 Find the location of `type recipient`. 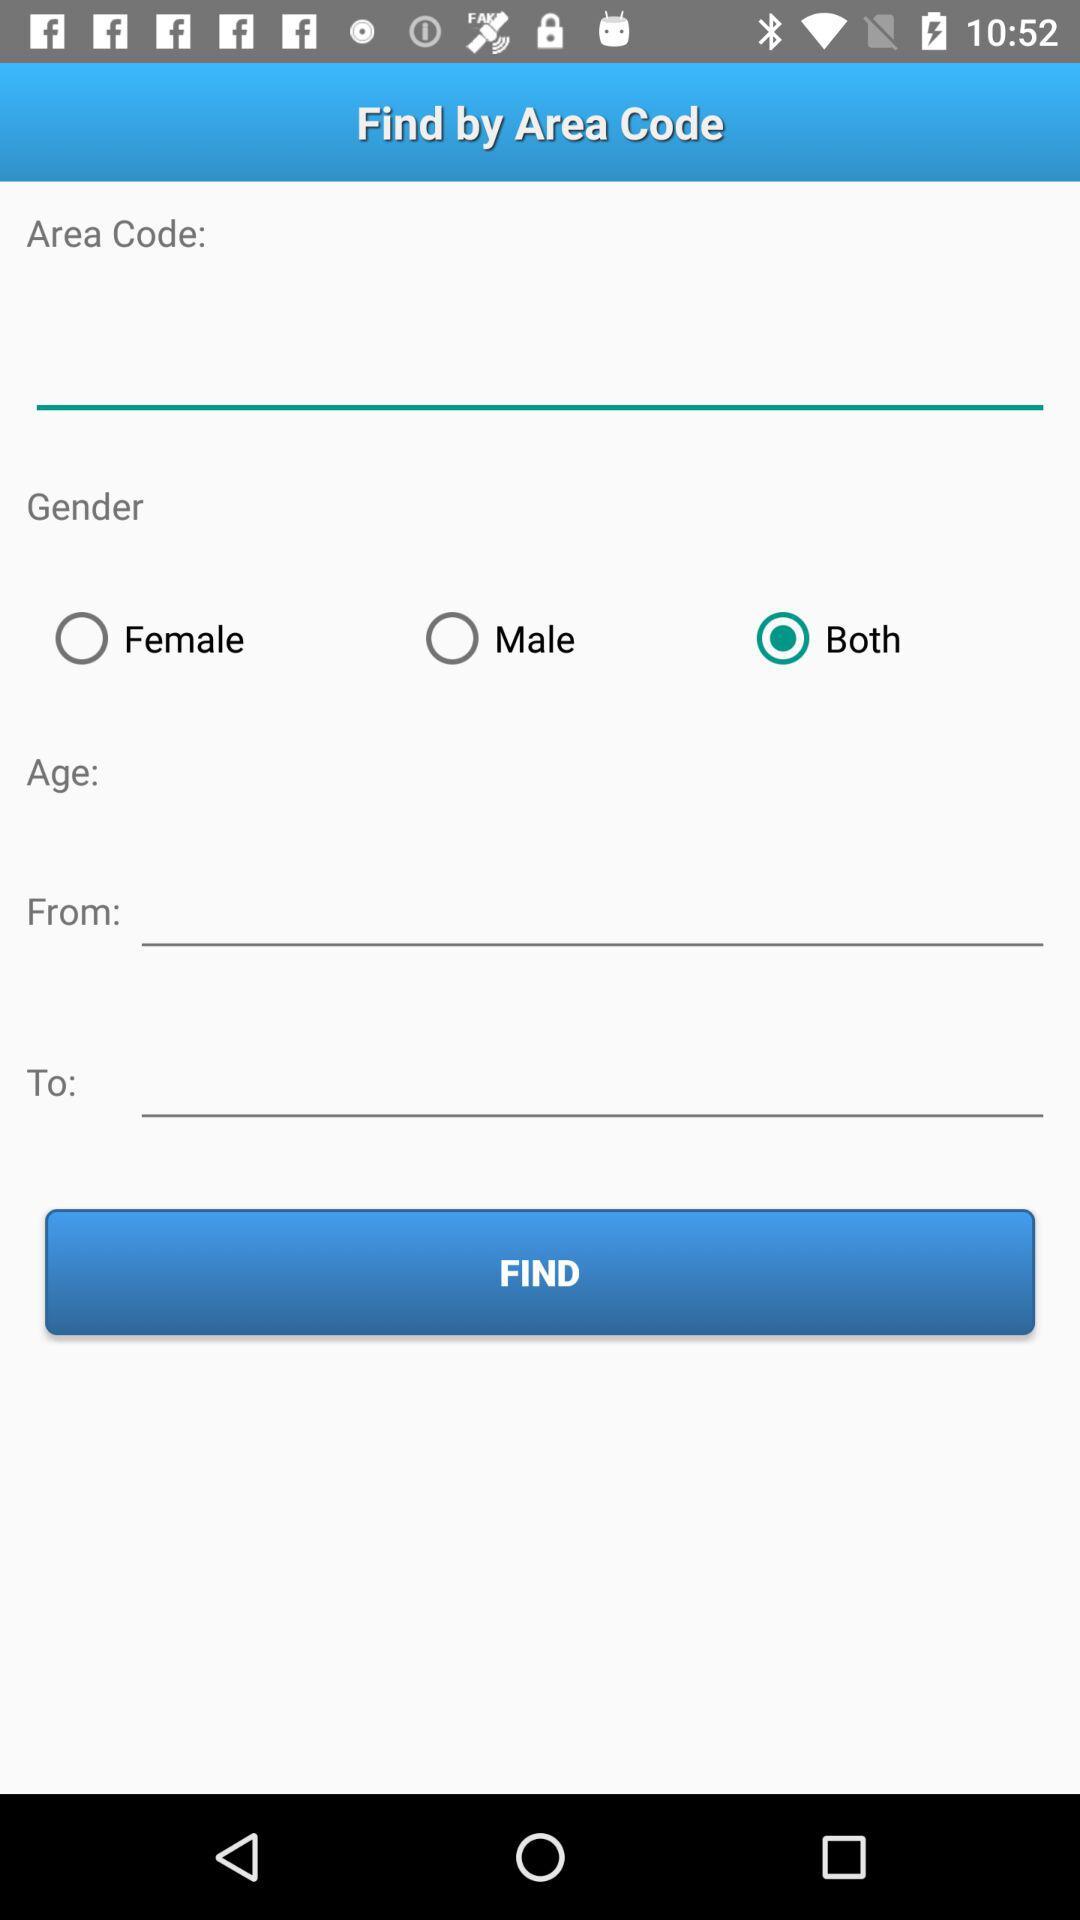

type recipient is located at coordinates (591, 1077).